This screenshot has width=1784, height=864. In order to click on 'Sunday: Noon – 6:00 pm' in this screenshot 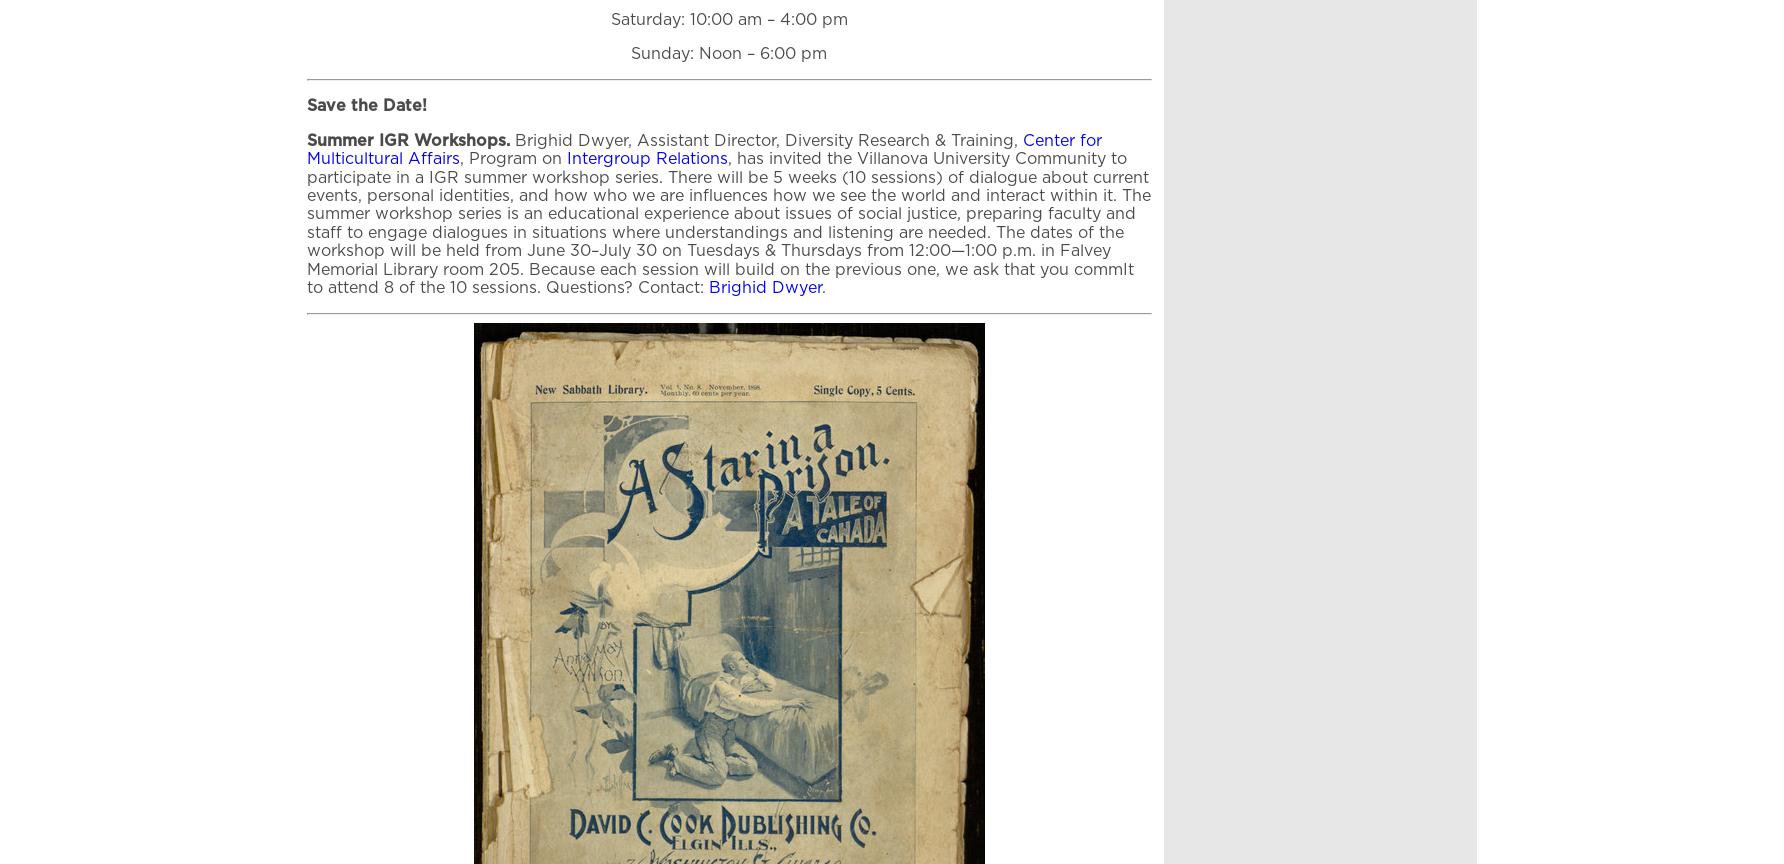, I will do `click(728, 54)`.